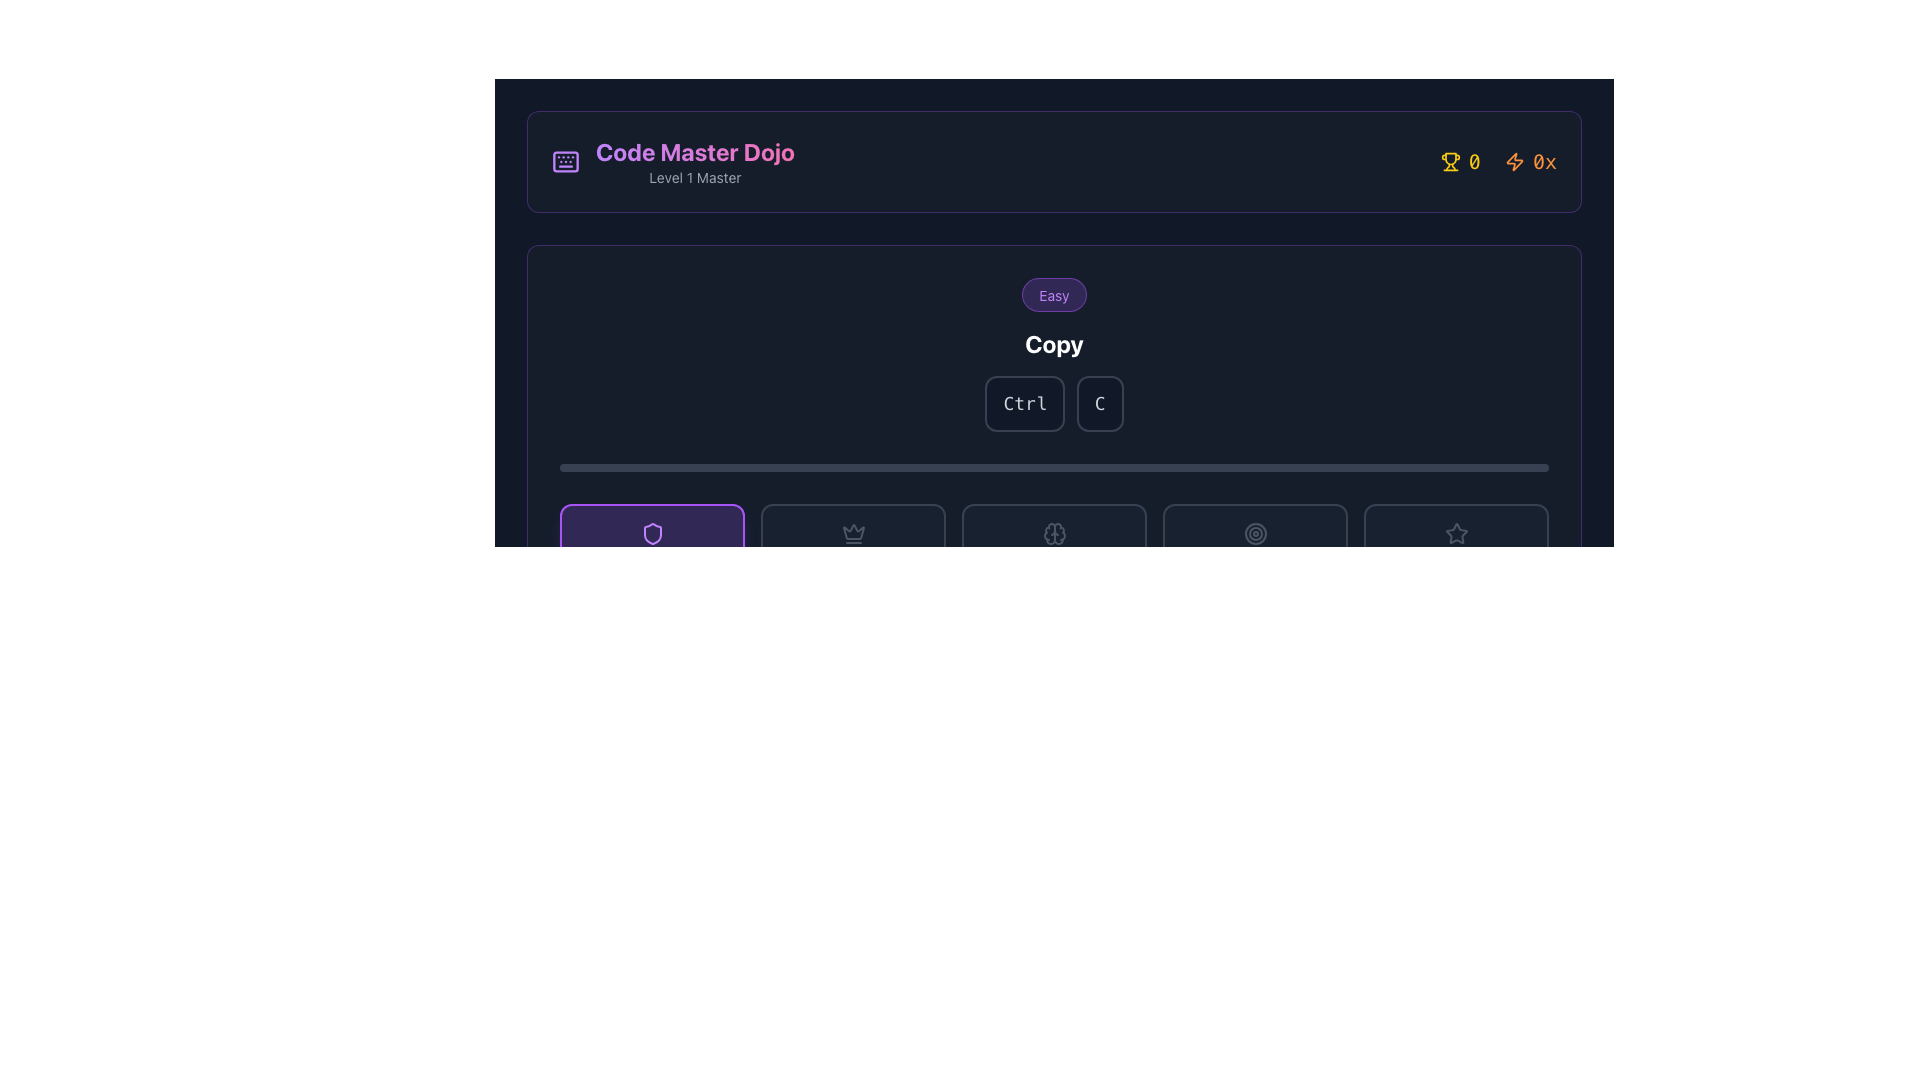 The height and width of the screenshot is (1080, 1920). Describe the element at coordinates (1053, 532) in the screenshot. I see `the fourth button or icon element in a row of five, which features a brain icon, located between a crown icon on the left and a target icon on the right` at that location.